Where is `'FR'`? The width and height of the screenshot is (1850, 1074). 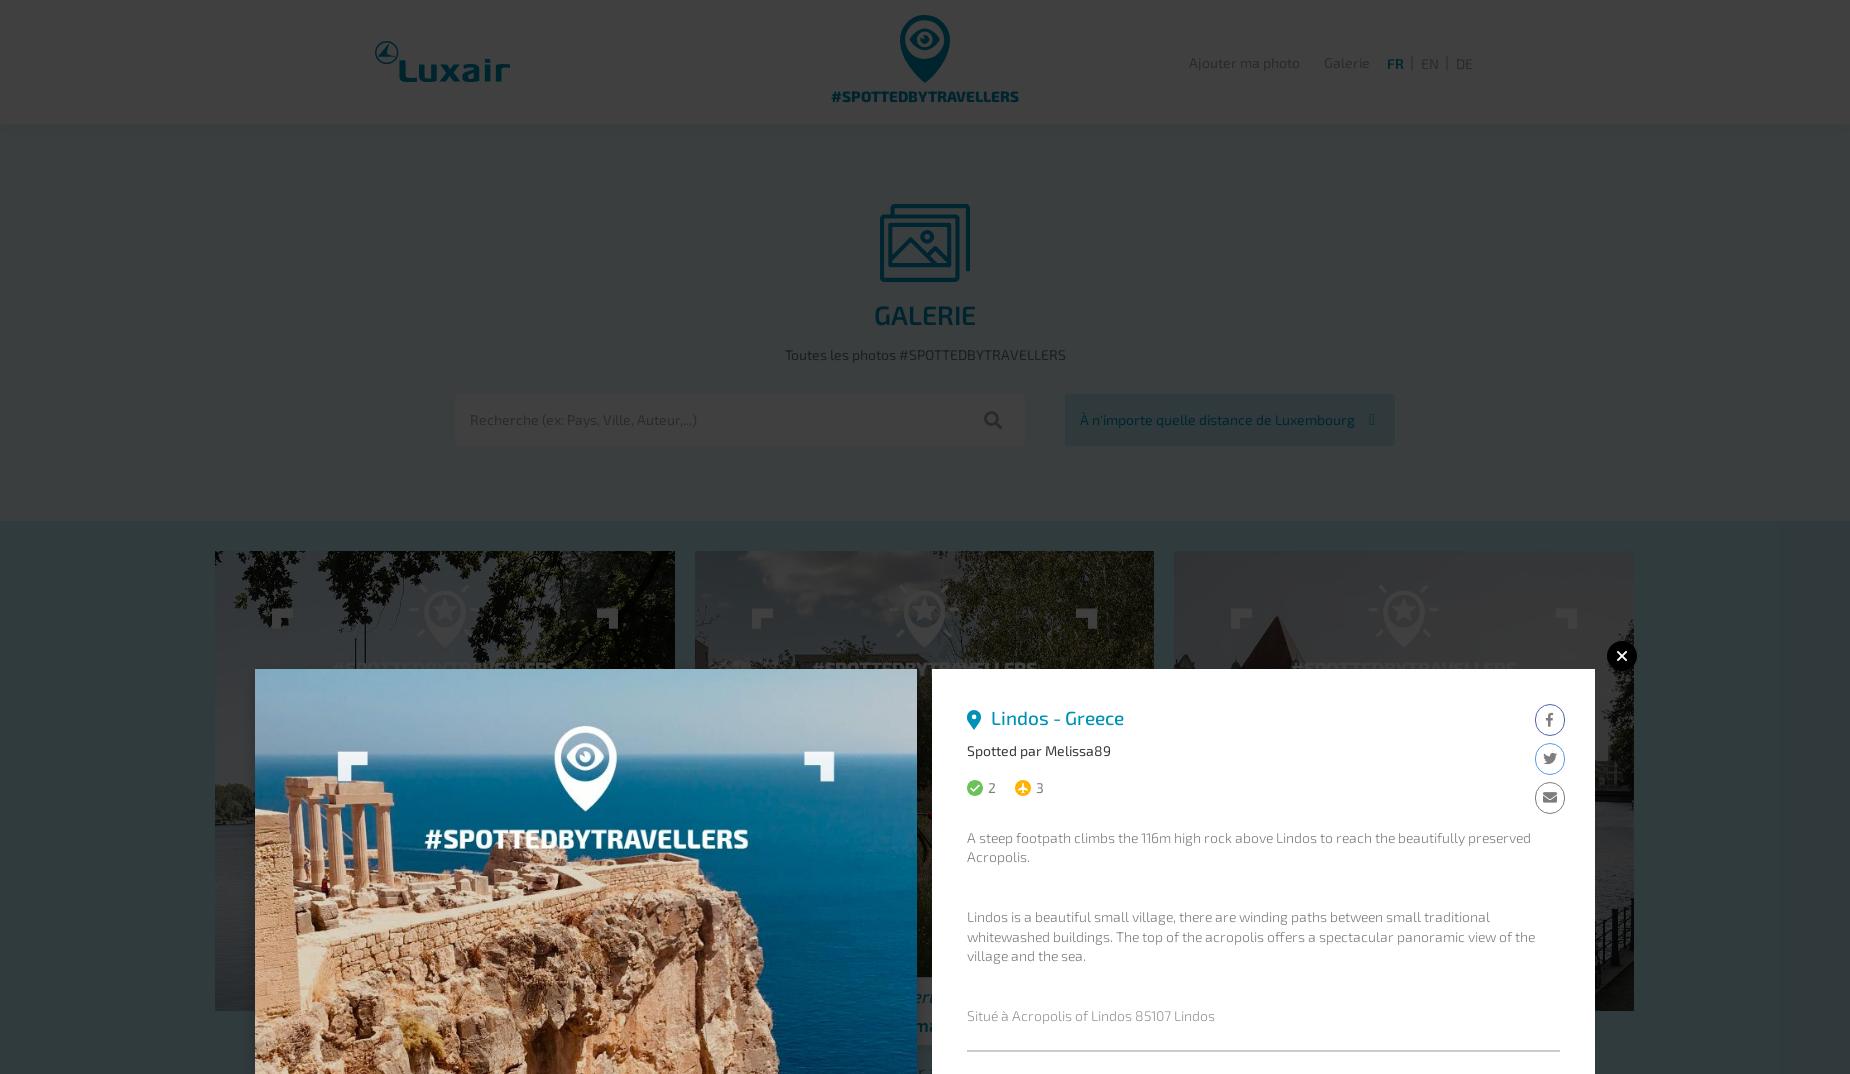 'FR' is located at coordinates (1385, 62).